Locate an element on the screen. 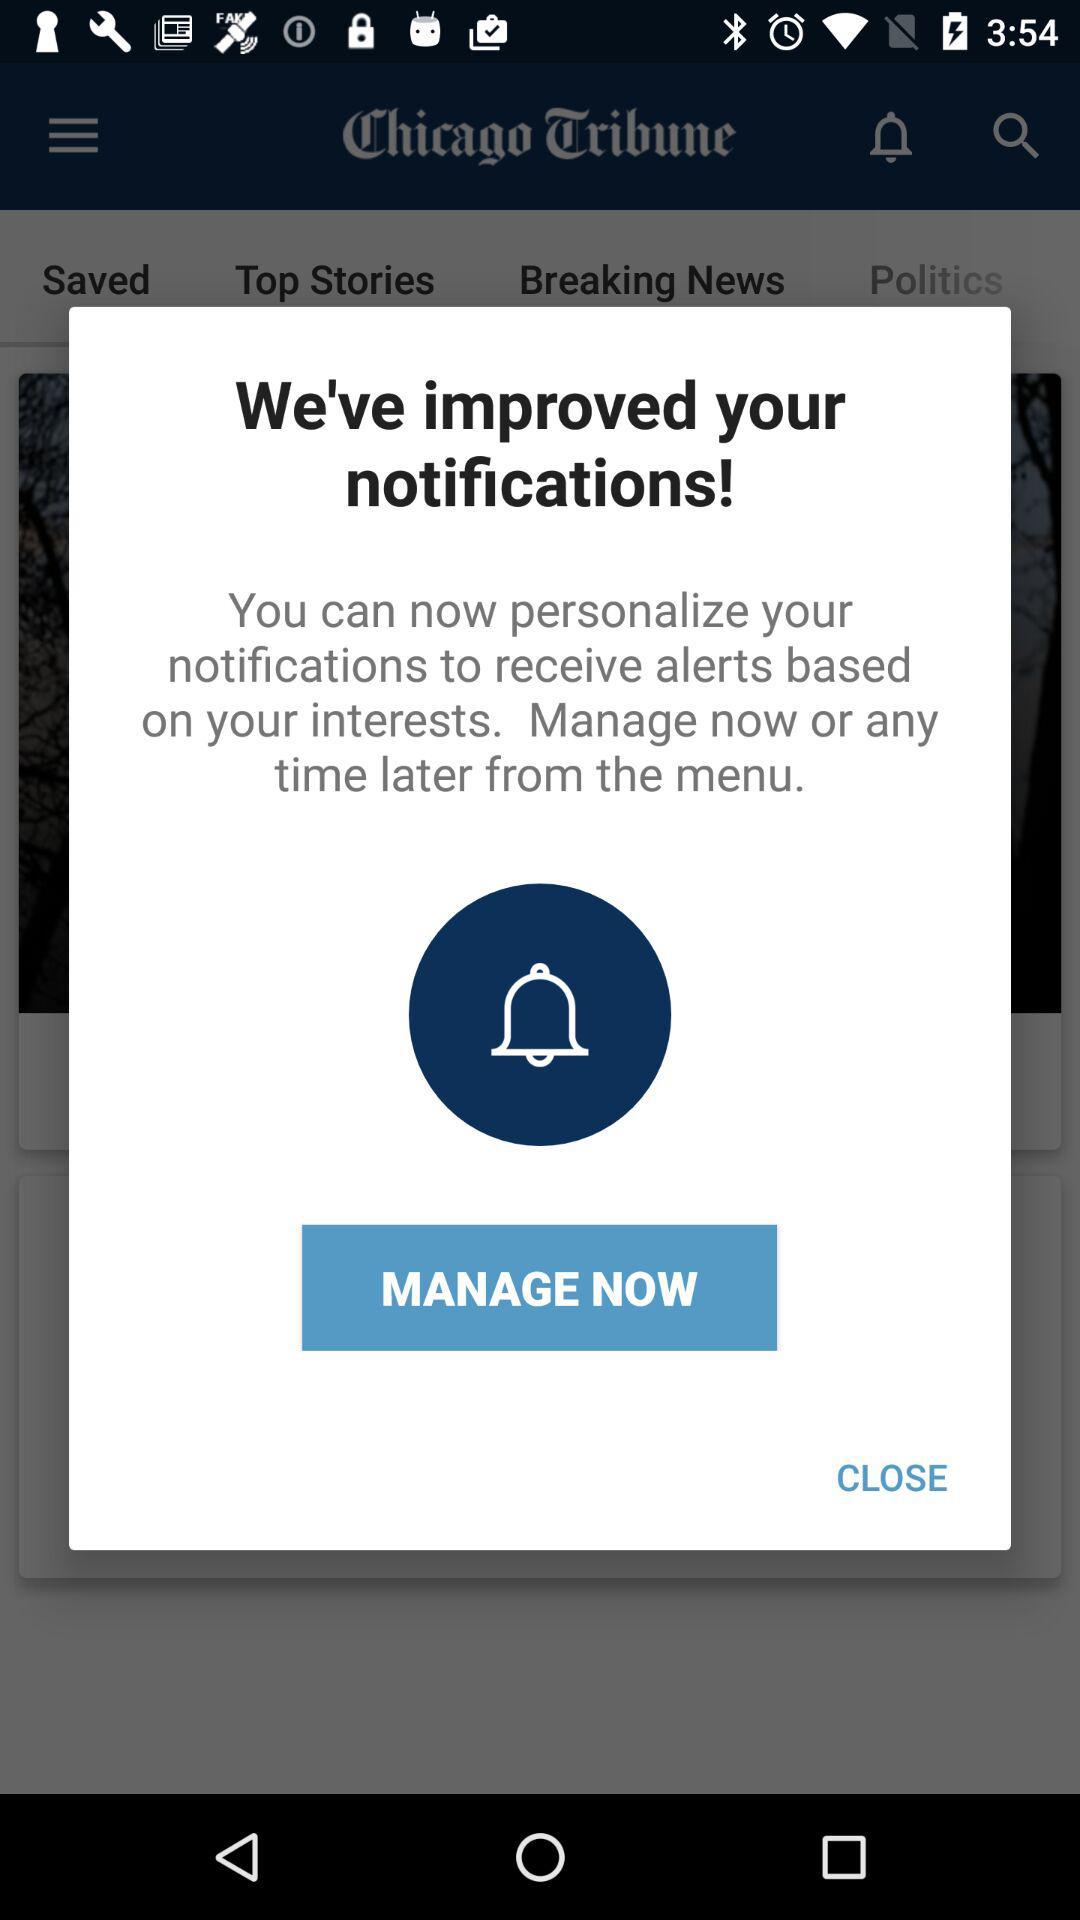  the close item is located at coordinates (891, 1476).